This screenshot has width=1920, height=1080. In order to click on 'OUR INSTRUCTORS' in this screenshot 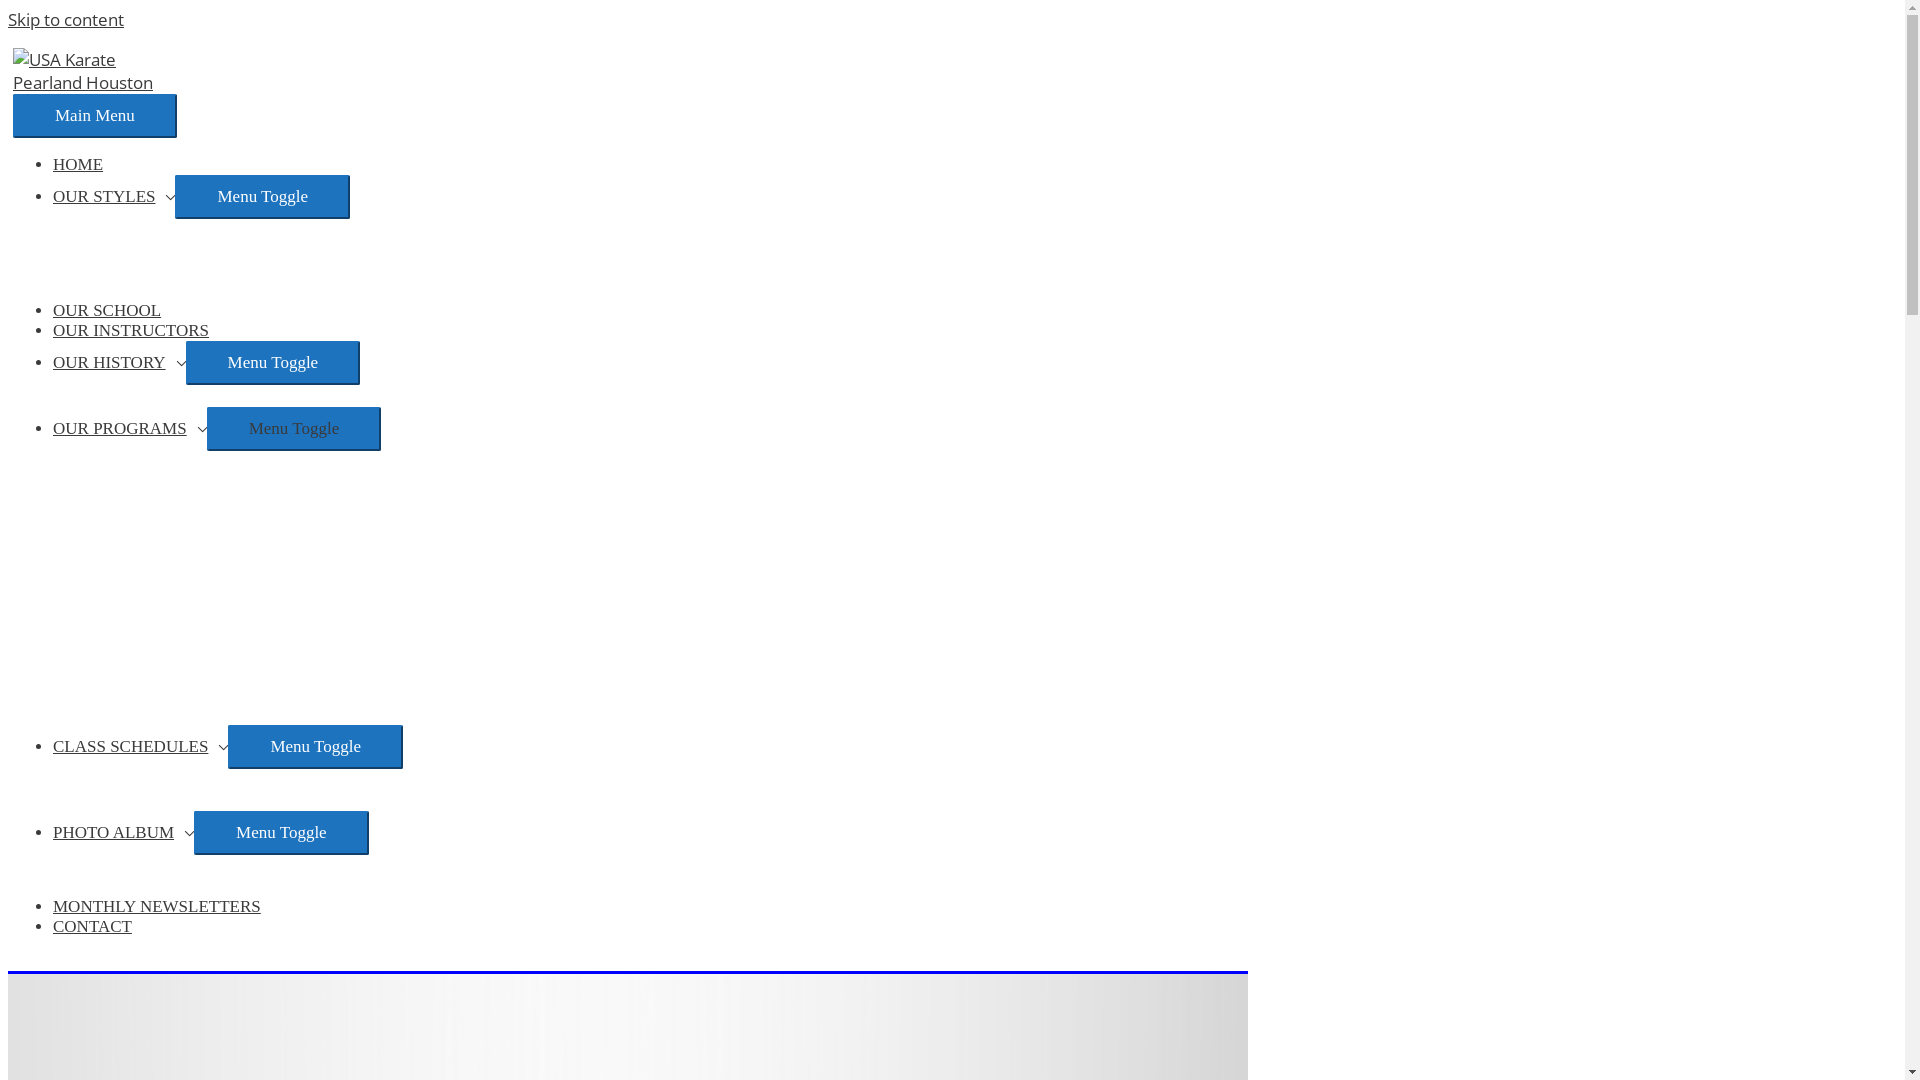, I will do `click(129, 329)`.